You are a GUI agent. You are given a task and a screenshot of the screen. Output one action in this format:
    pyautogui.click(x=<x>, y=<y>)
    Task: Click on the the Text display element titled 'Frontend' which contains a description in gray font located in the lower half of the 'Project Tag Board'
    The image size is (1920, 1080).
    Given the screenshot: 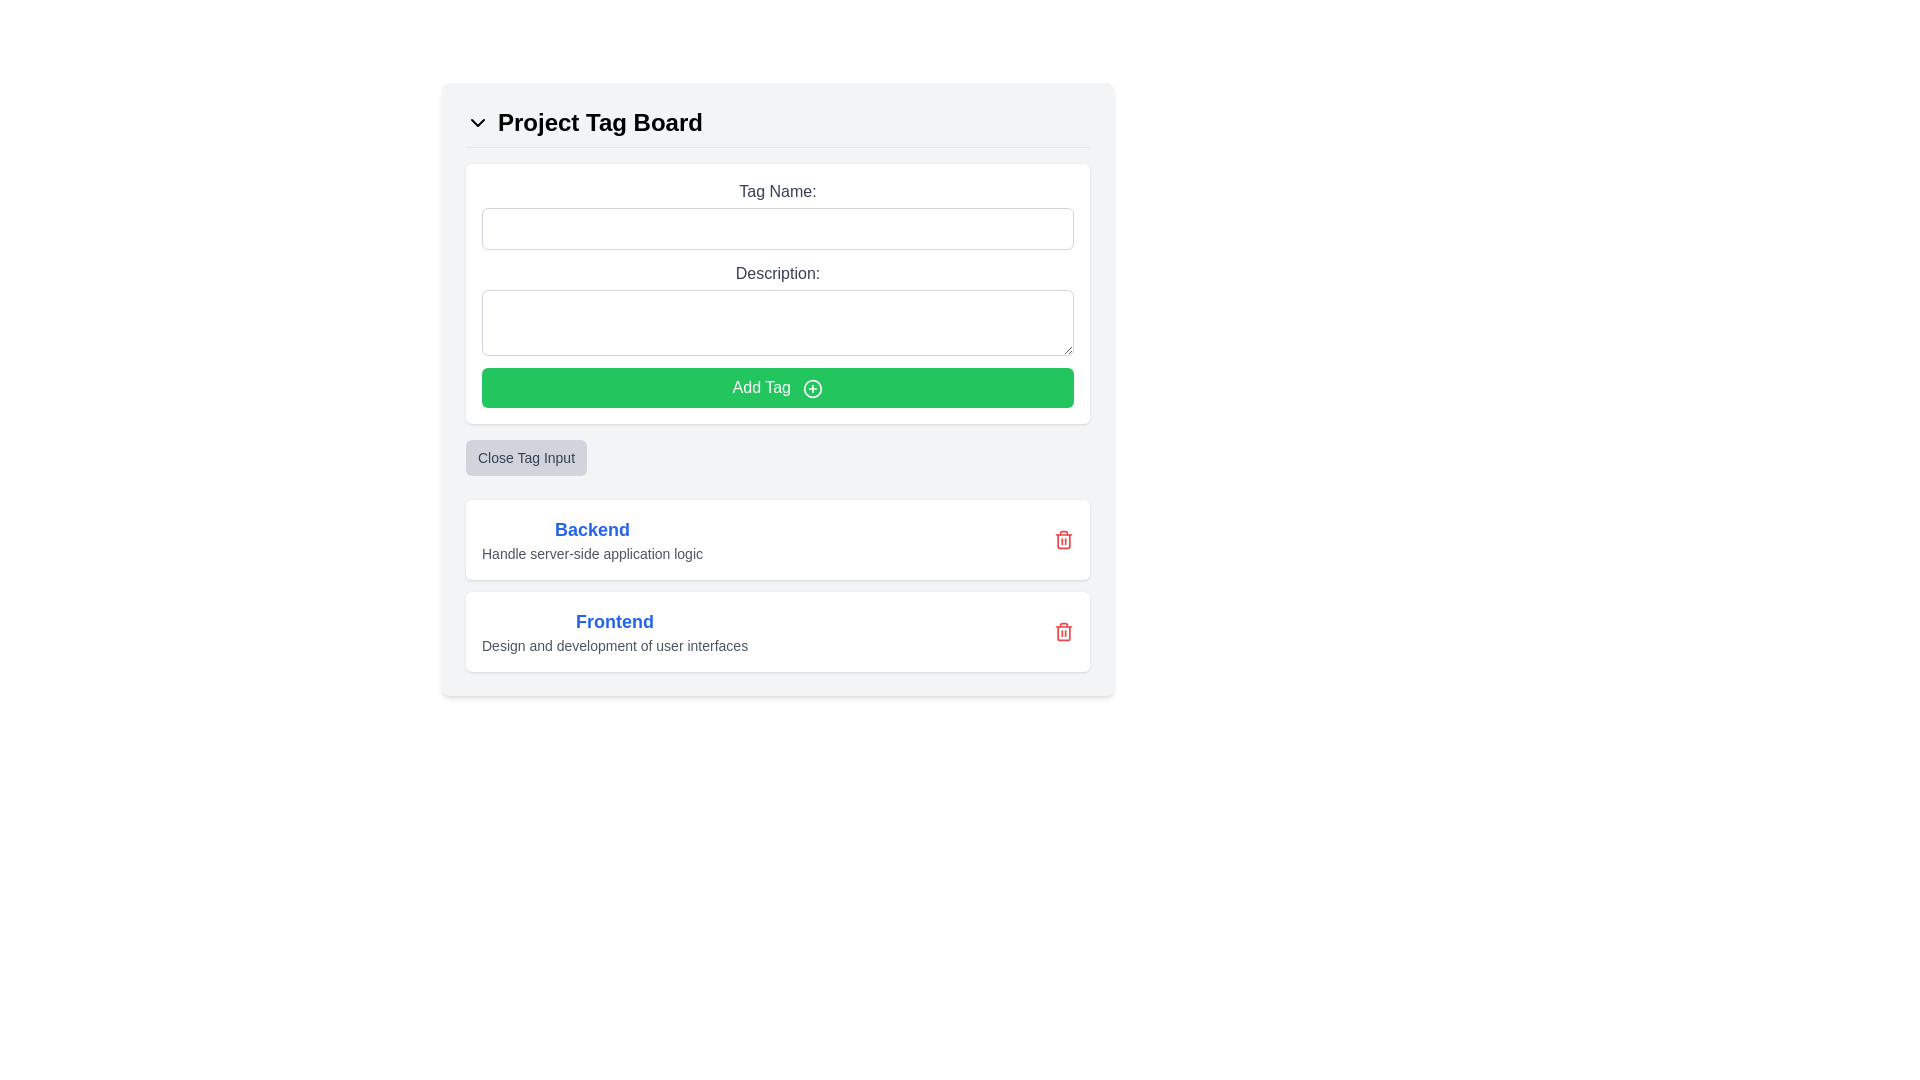 What is the action you would take?
    pyautogui.click(x=614, y=632)
    